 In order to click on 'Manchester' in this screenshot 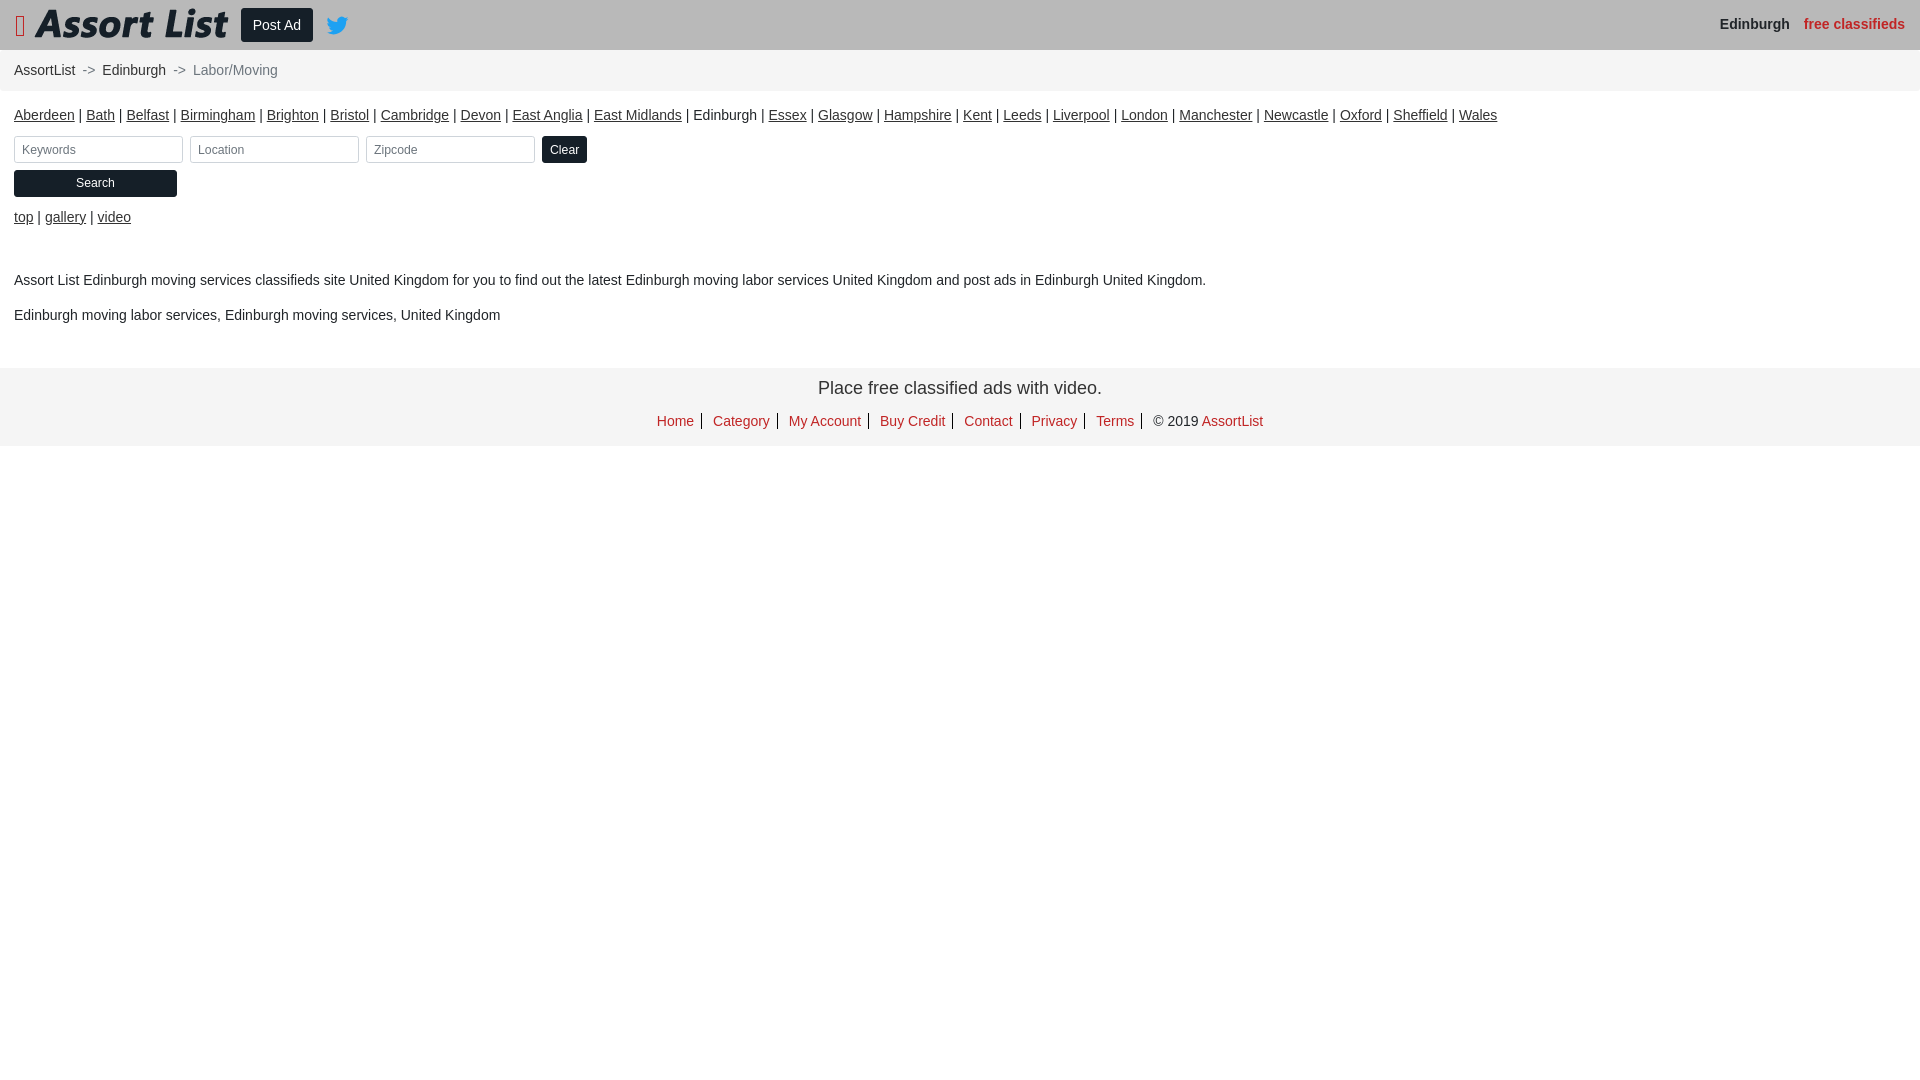, I will do `click(1214, 115)`.